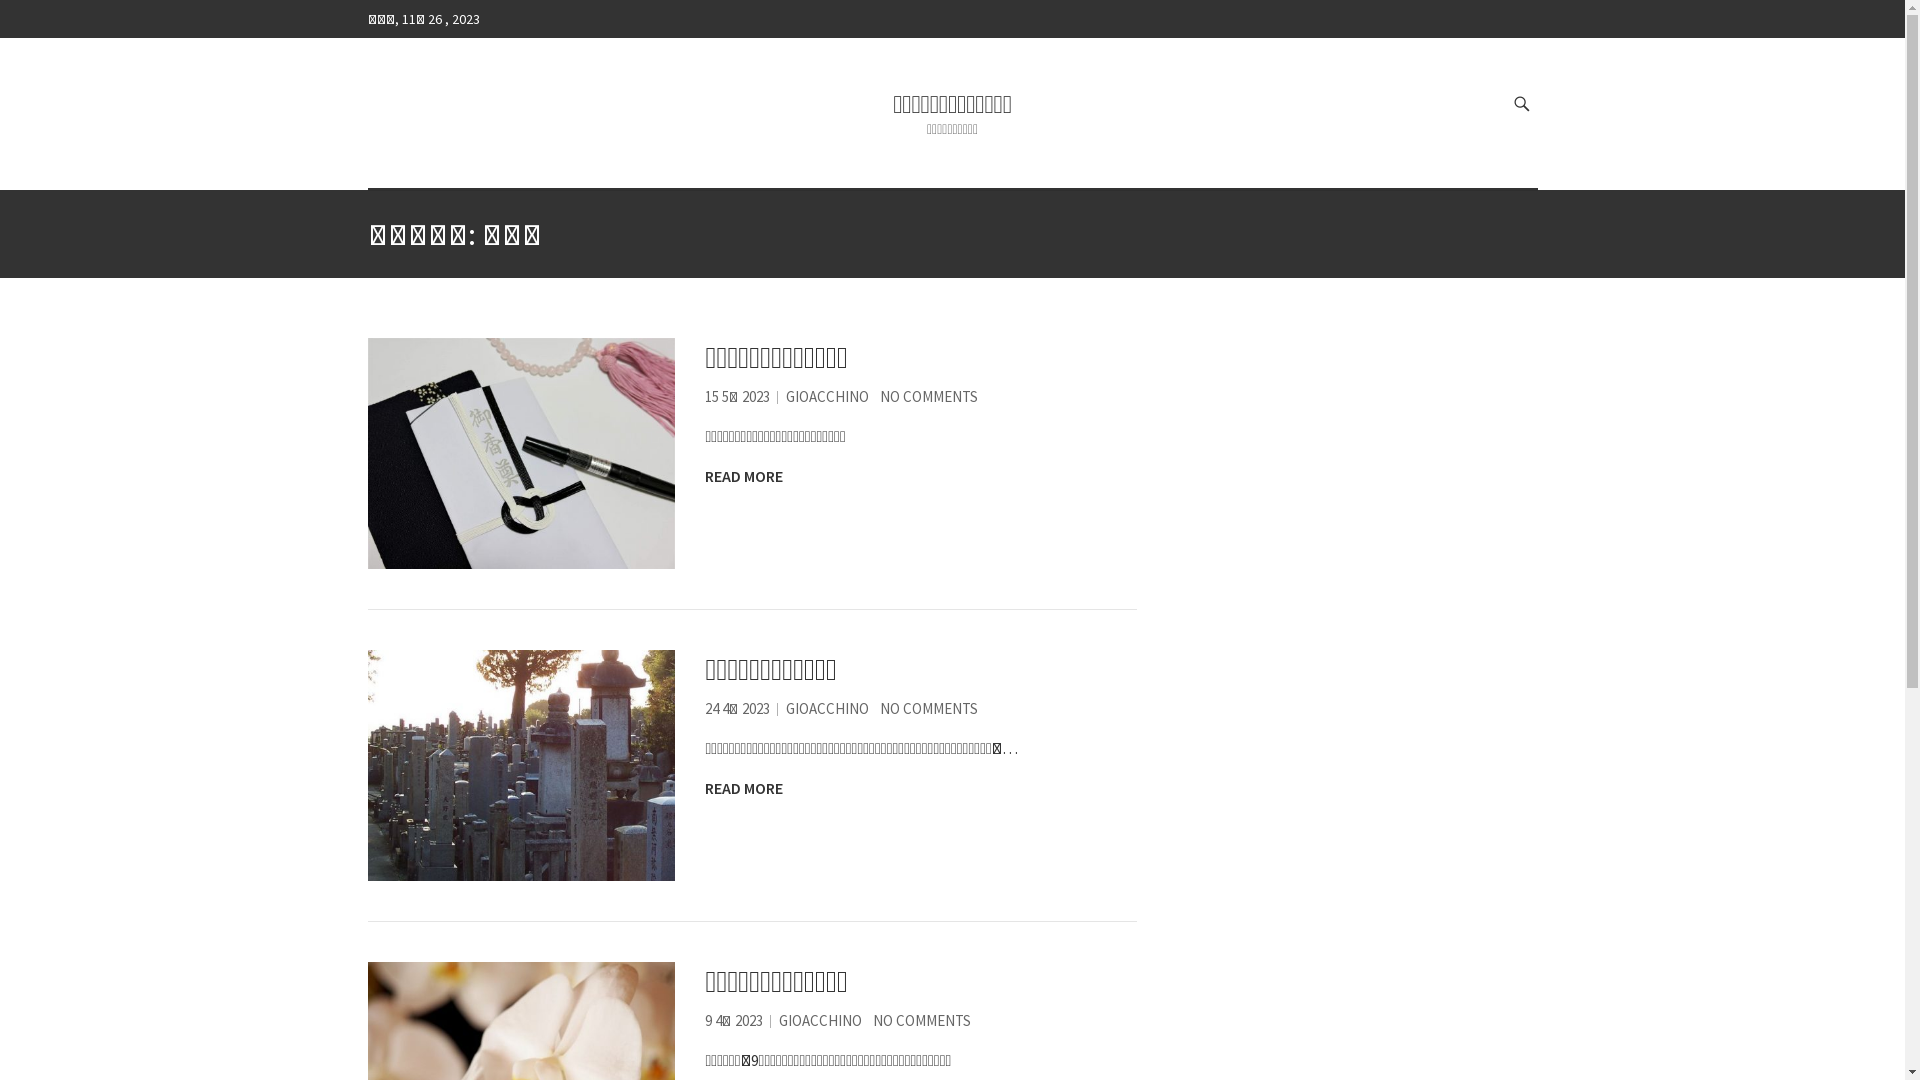 The height and width of the screenshot is (1080, 1920). I want to click on 'READ MORE', so click(705, 475).